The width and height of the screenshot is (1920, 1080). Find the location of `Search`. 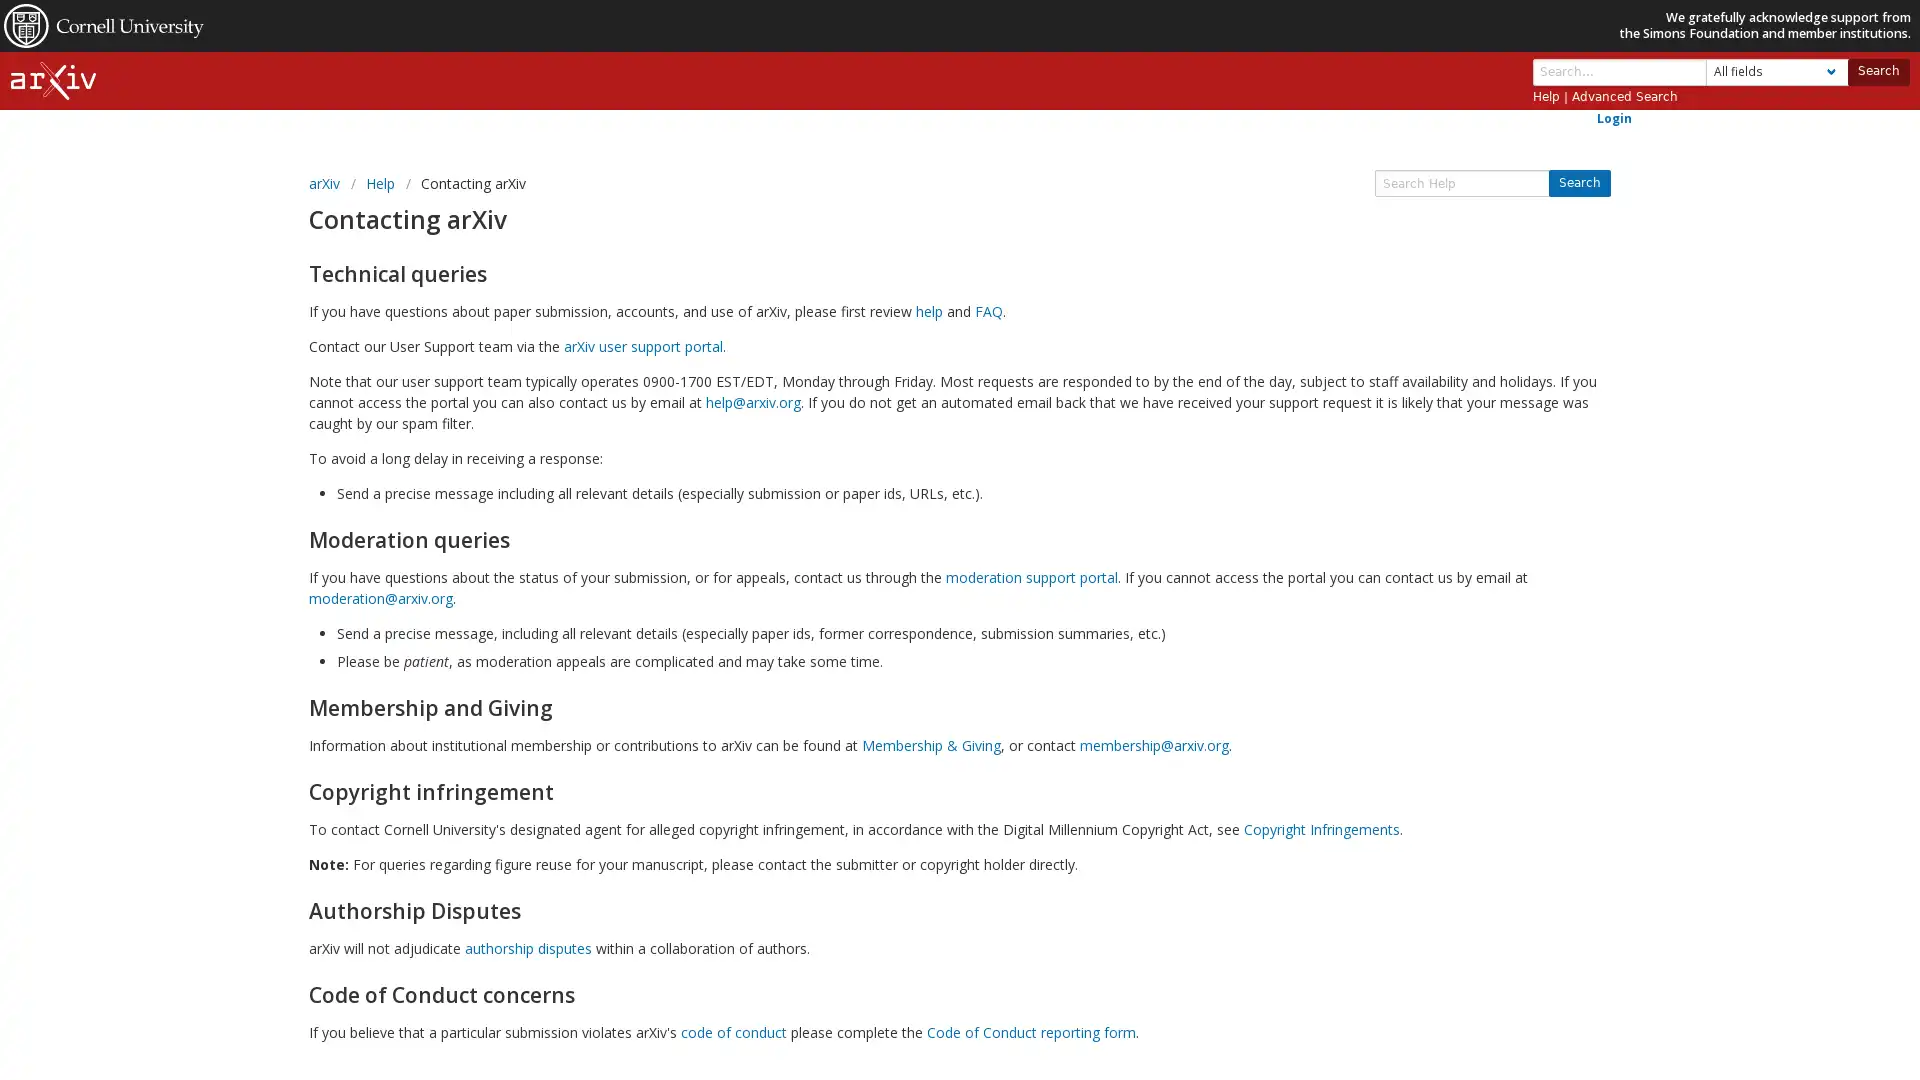

Search is located at coordinates (1876, 70).